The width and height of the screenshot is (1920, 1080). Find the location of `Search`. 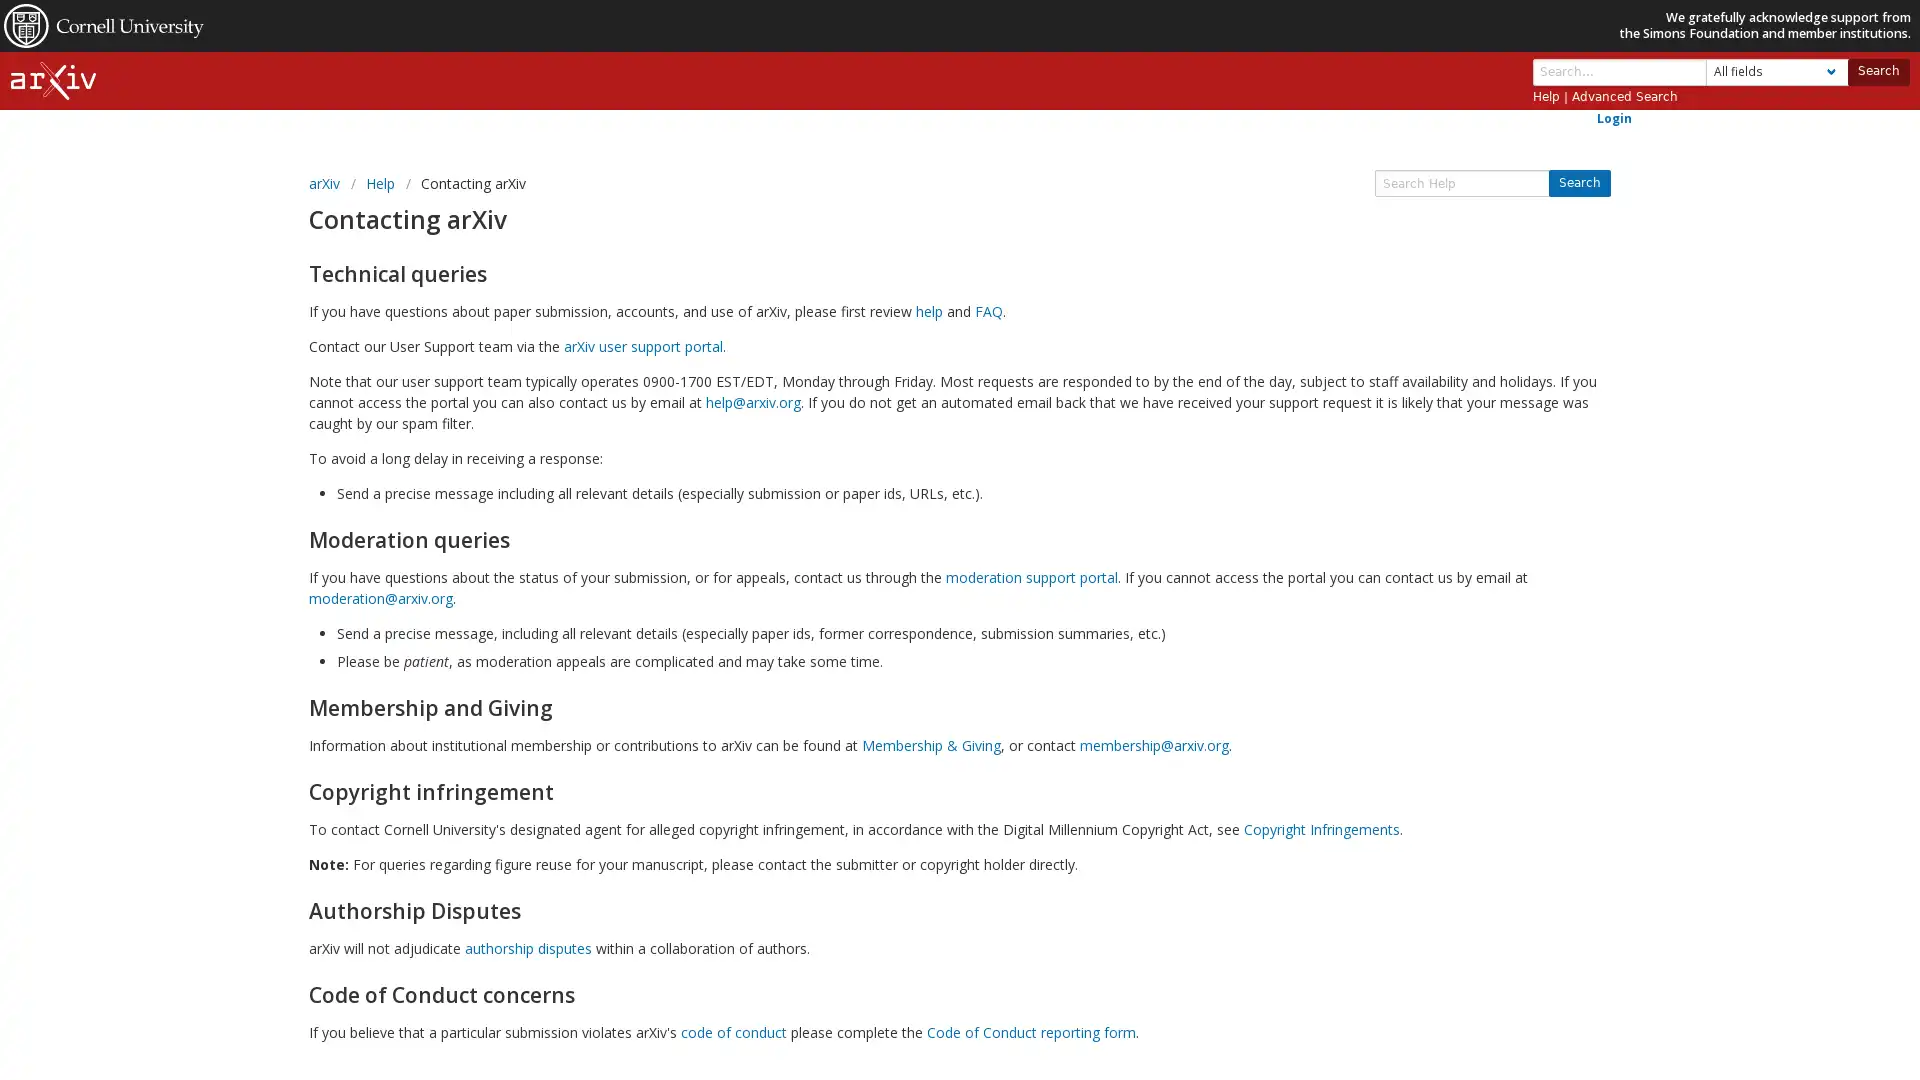

Search is located at coordinates (1876, 70).